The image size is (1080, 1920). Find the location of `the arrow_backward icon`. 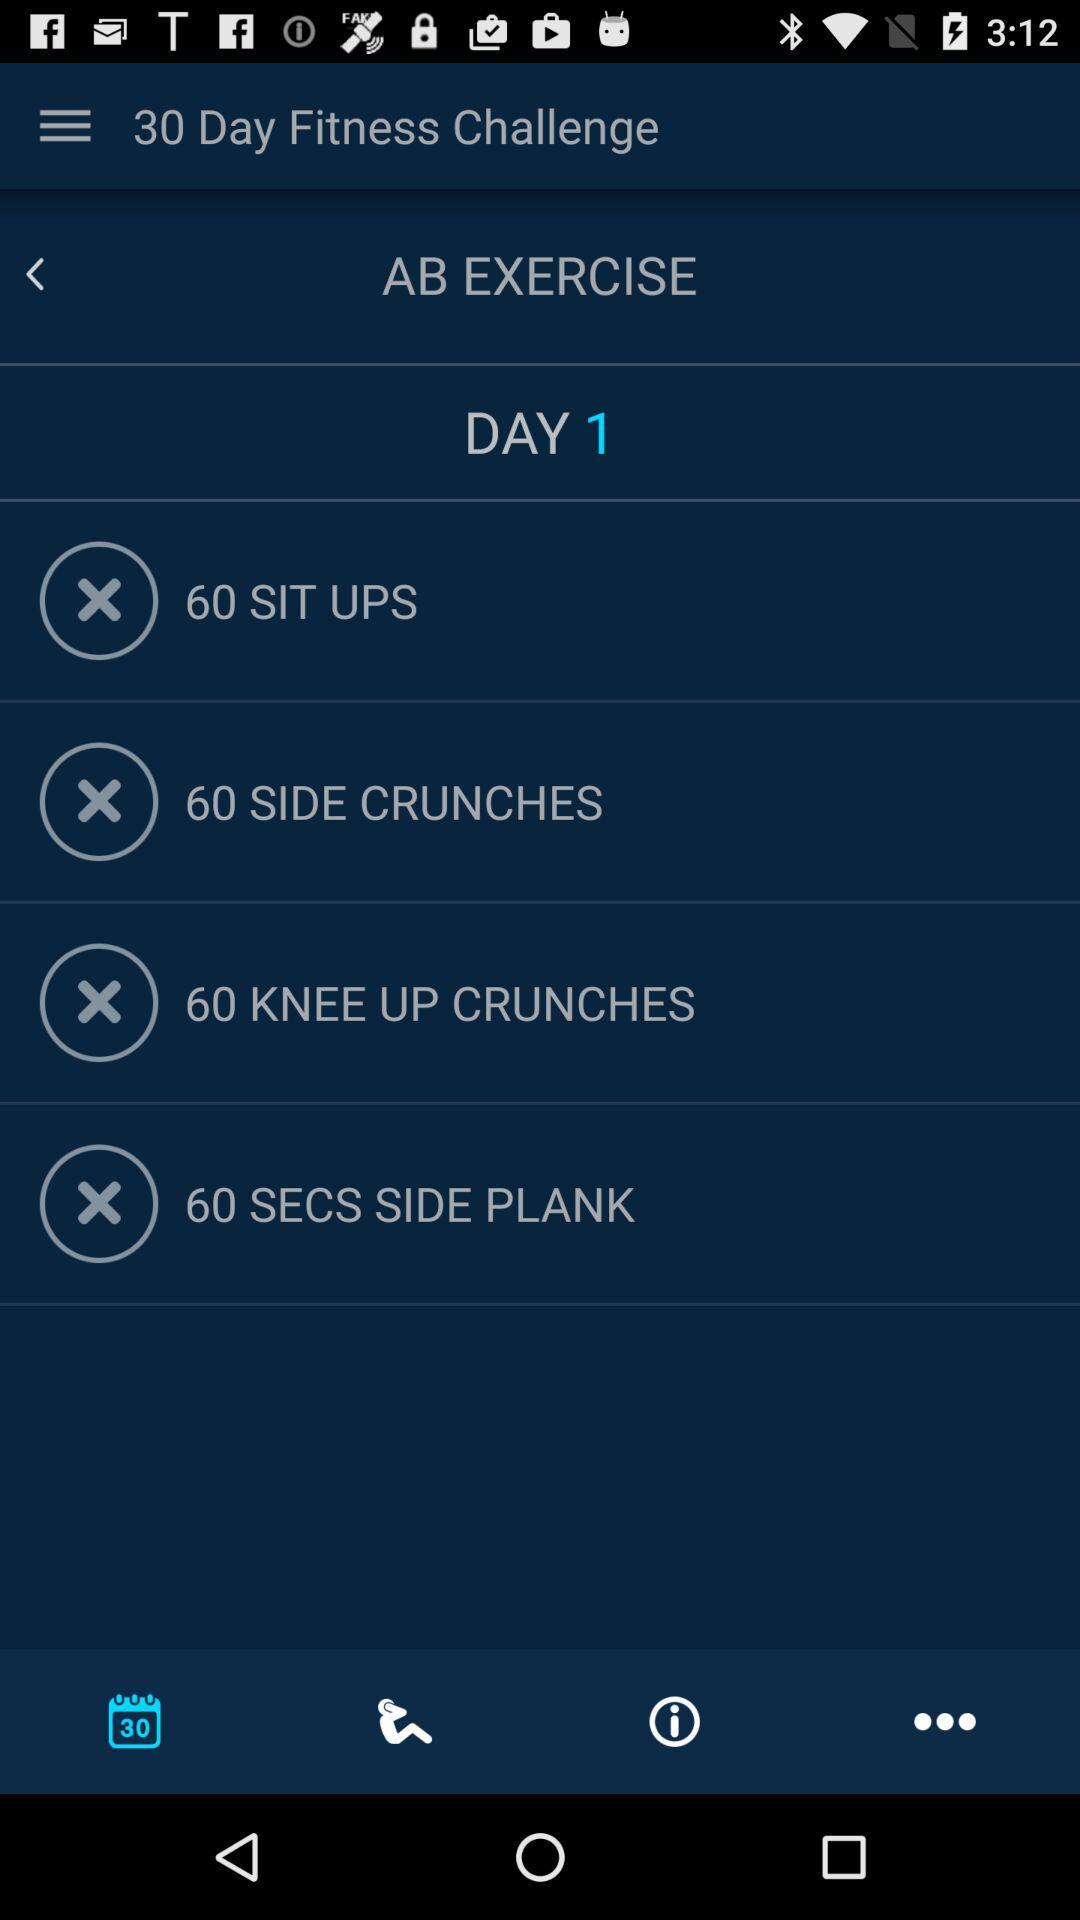

the arrow_backward icon is located at coordinates (58, 292).